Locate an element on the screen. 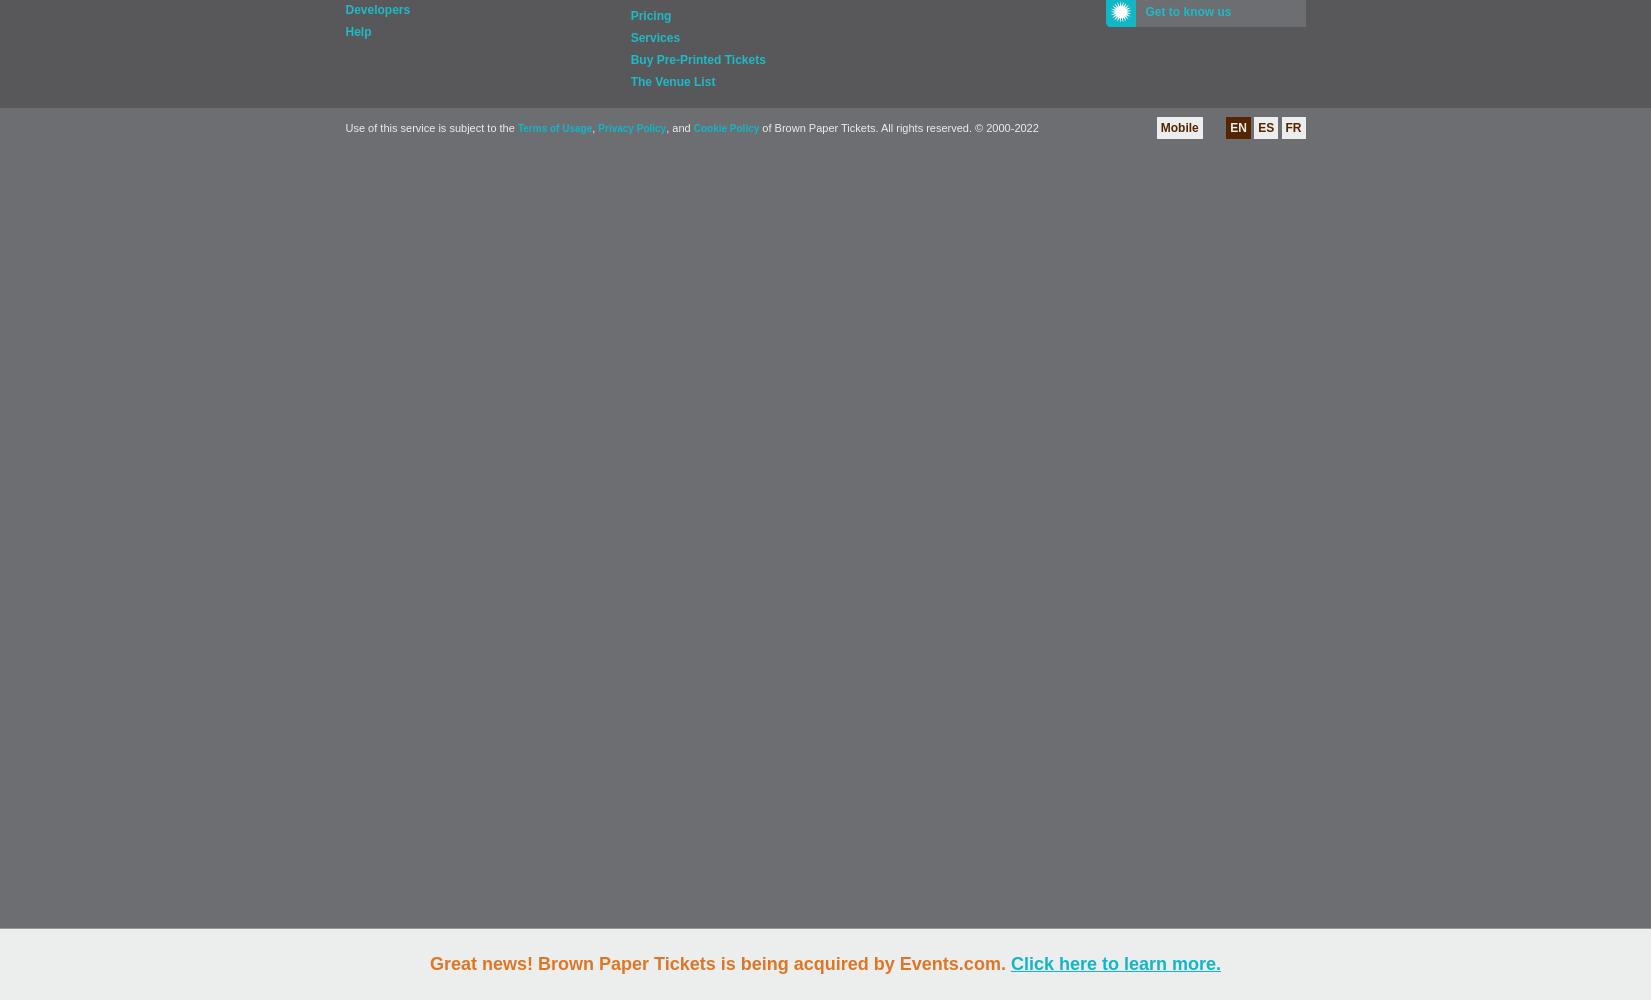 The height and width of the screenshot is (1000, 1651). 'ES' is located at coordinates (1264, 128).